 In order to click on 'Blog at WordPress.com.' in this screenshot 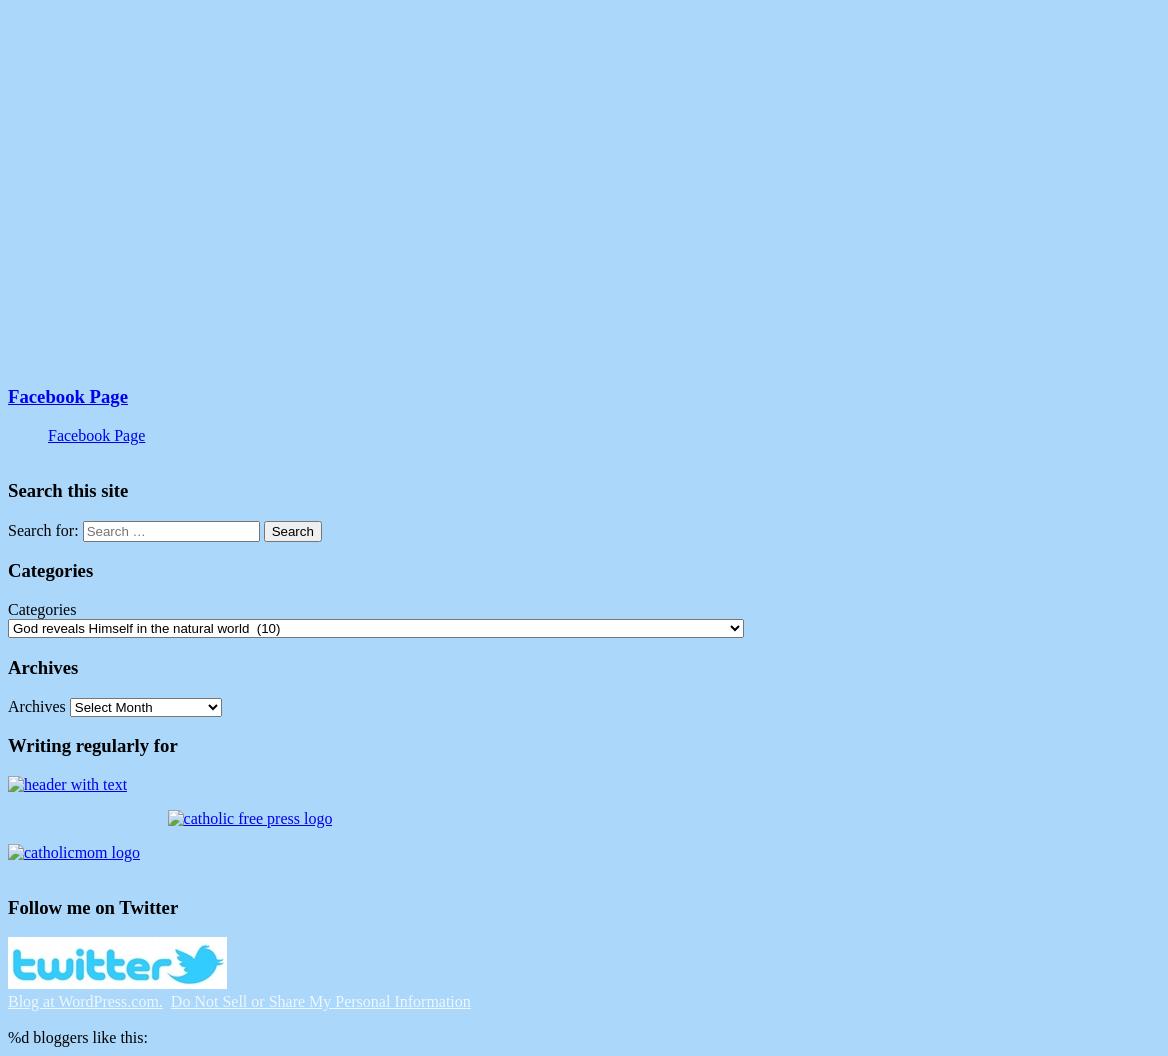, I will do `click(7, 1000)`.